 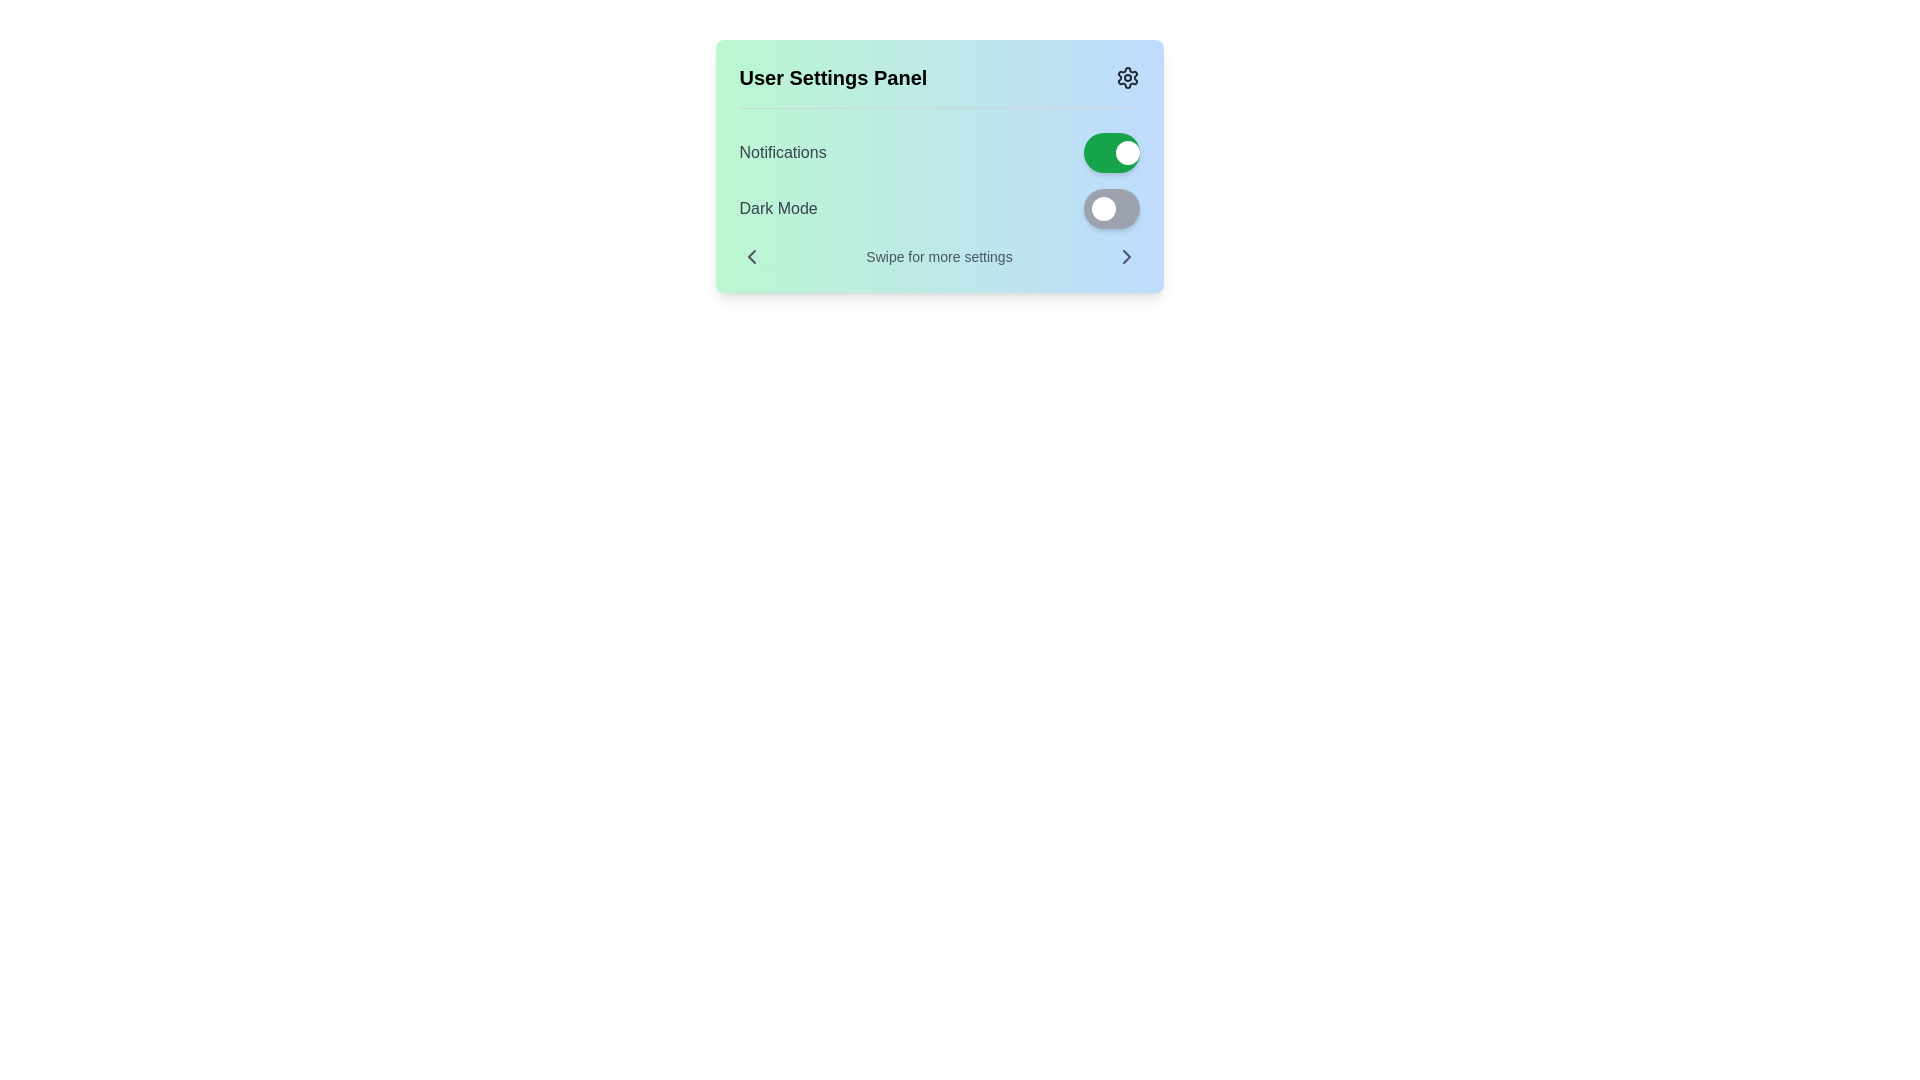 I want to click on the notification toggle switch to change its state, so click(x=1110, y=152).